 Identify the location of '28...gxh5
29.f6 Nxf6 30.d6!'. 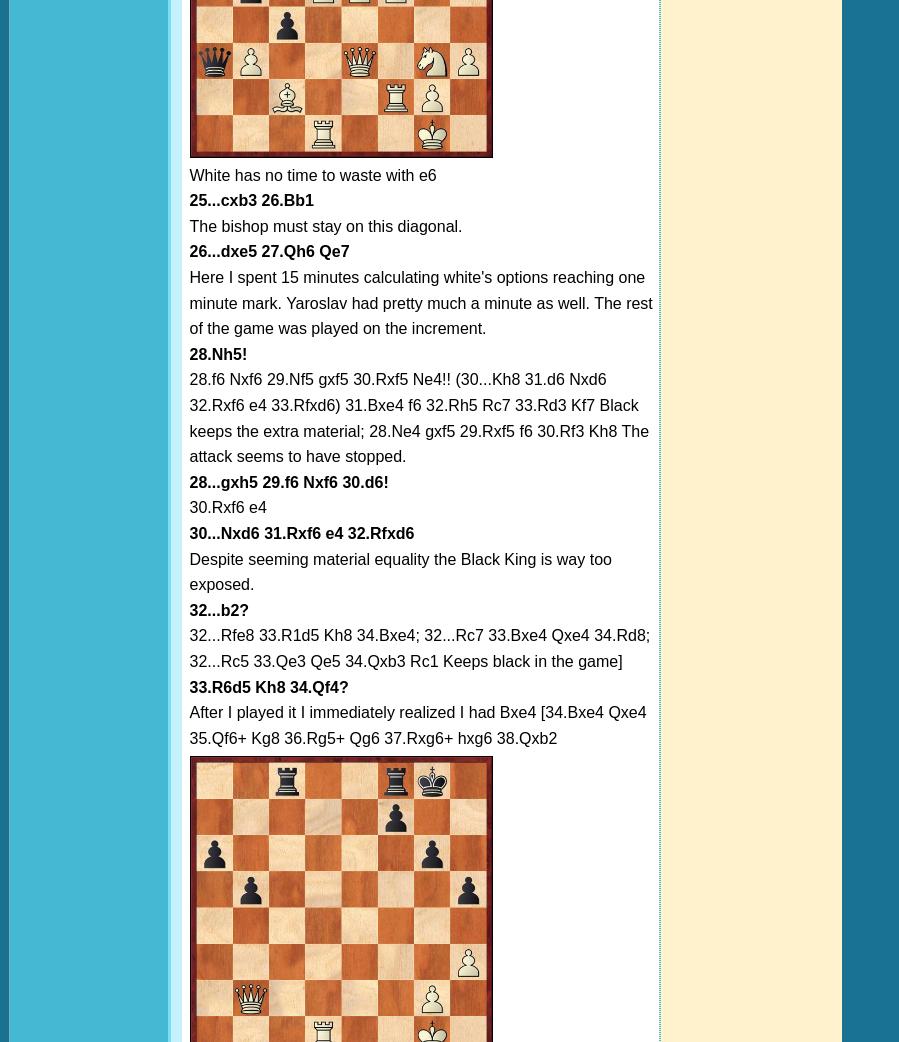
(288, 481).